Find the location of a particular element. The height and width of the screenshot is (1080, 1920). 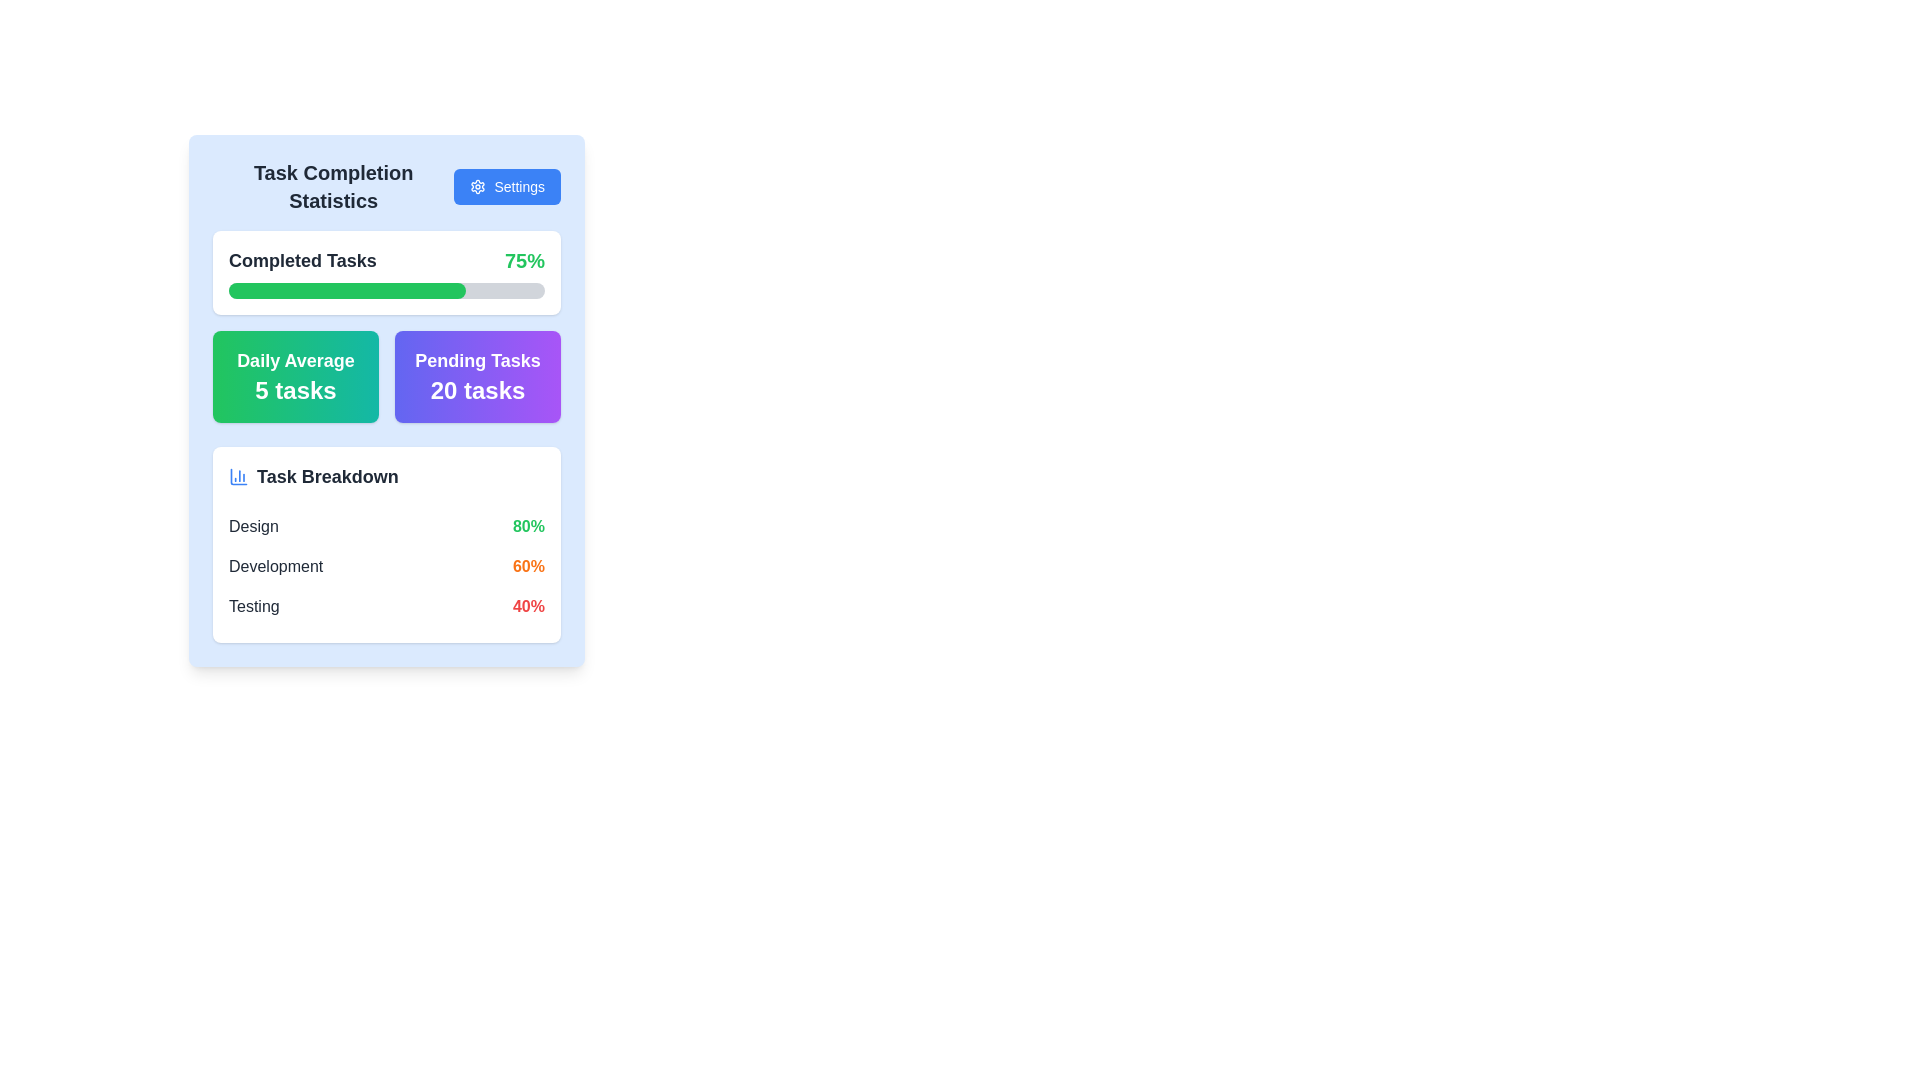

the settings icon located in the top-right corner of the 'Task Completion Statistics' card is located at coordinates (477, 186).